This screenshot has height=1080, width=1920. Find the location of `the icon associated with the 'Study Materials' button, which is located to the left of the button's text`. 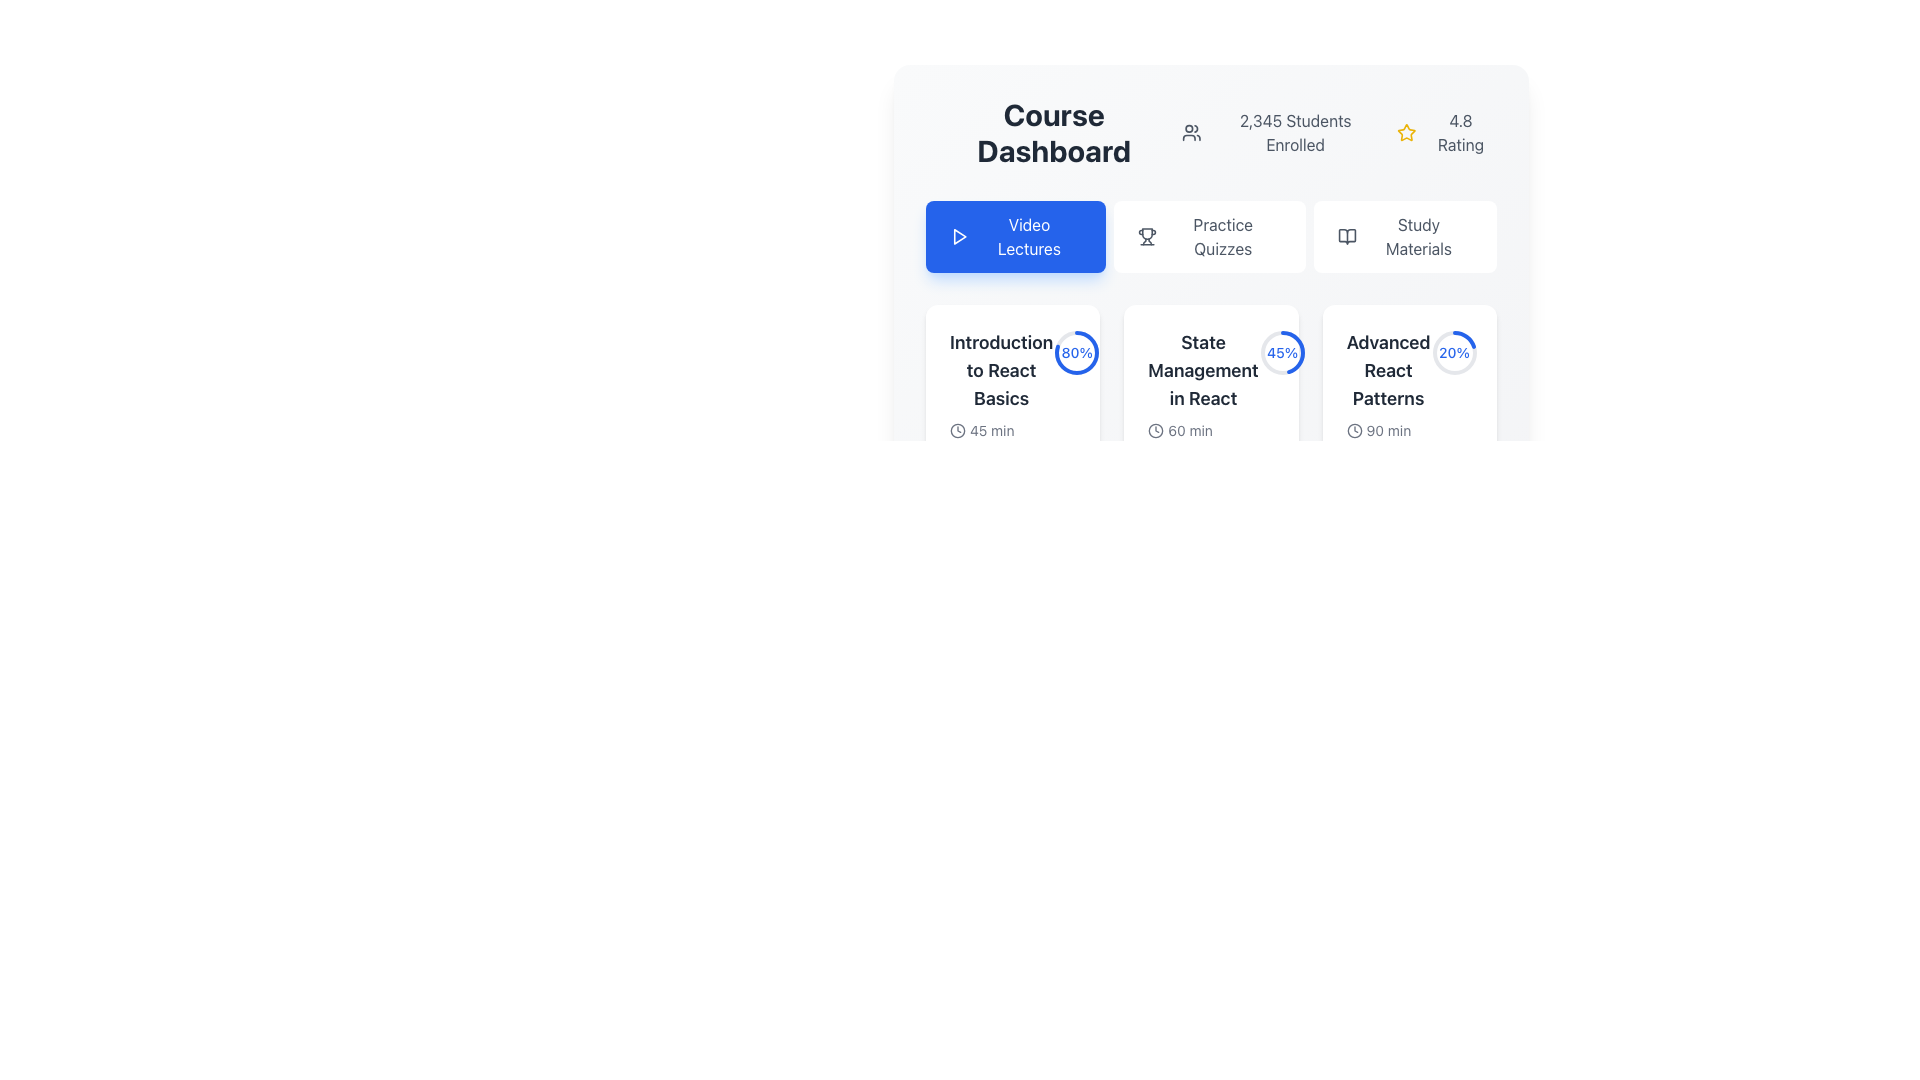

the icon associated with the 'Study Materials' button, which is located to the left of the button's text is located at coordinates (1347, 235).